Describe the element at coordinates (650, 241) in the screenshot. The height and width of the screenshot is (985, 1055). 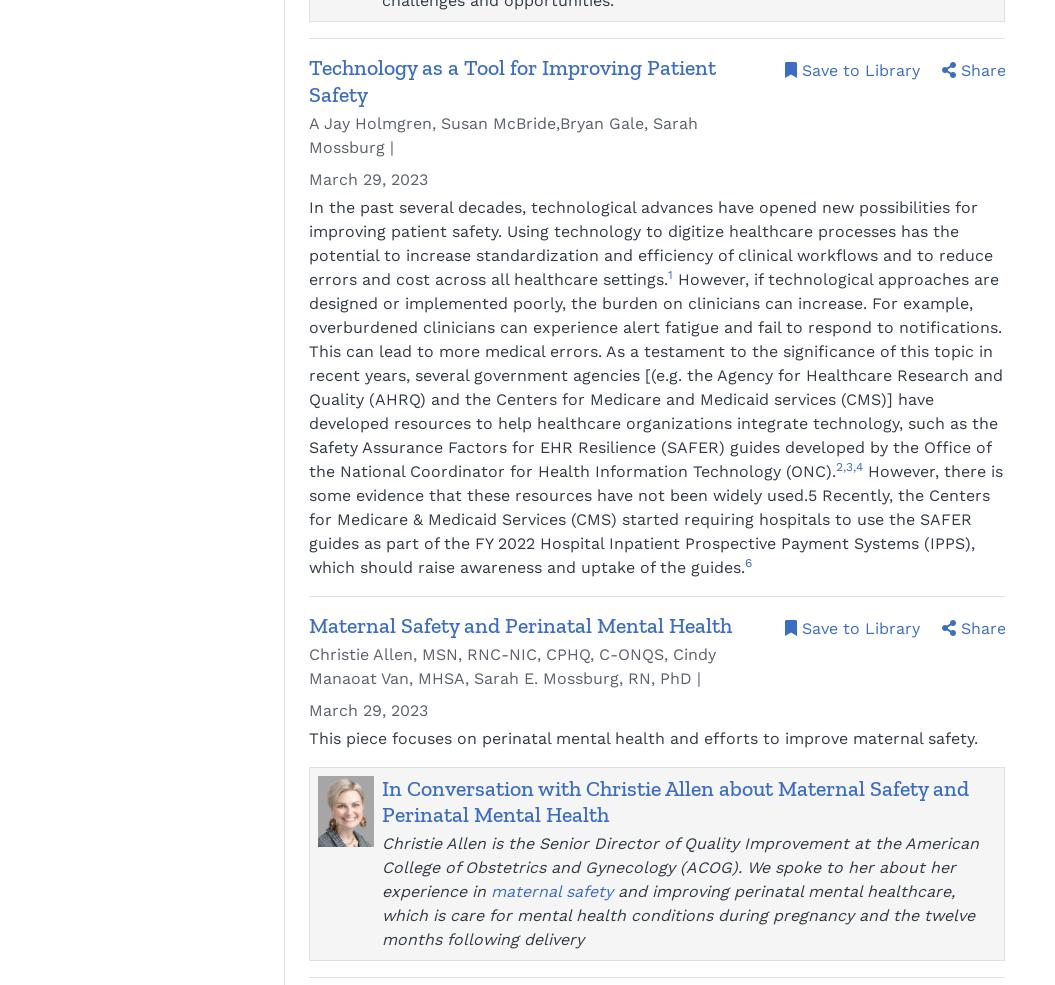
I see `'In the past several decades, technological advances have opened new possibilities for improving patient safety. Using technology to digitize healthcare processes has the potential to increase standardization and efficiency of clinical workflows and to reduce errors and cost across all healthcare settings.'` at that location.